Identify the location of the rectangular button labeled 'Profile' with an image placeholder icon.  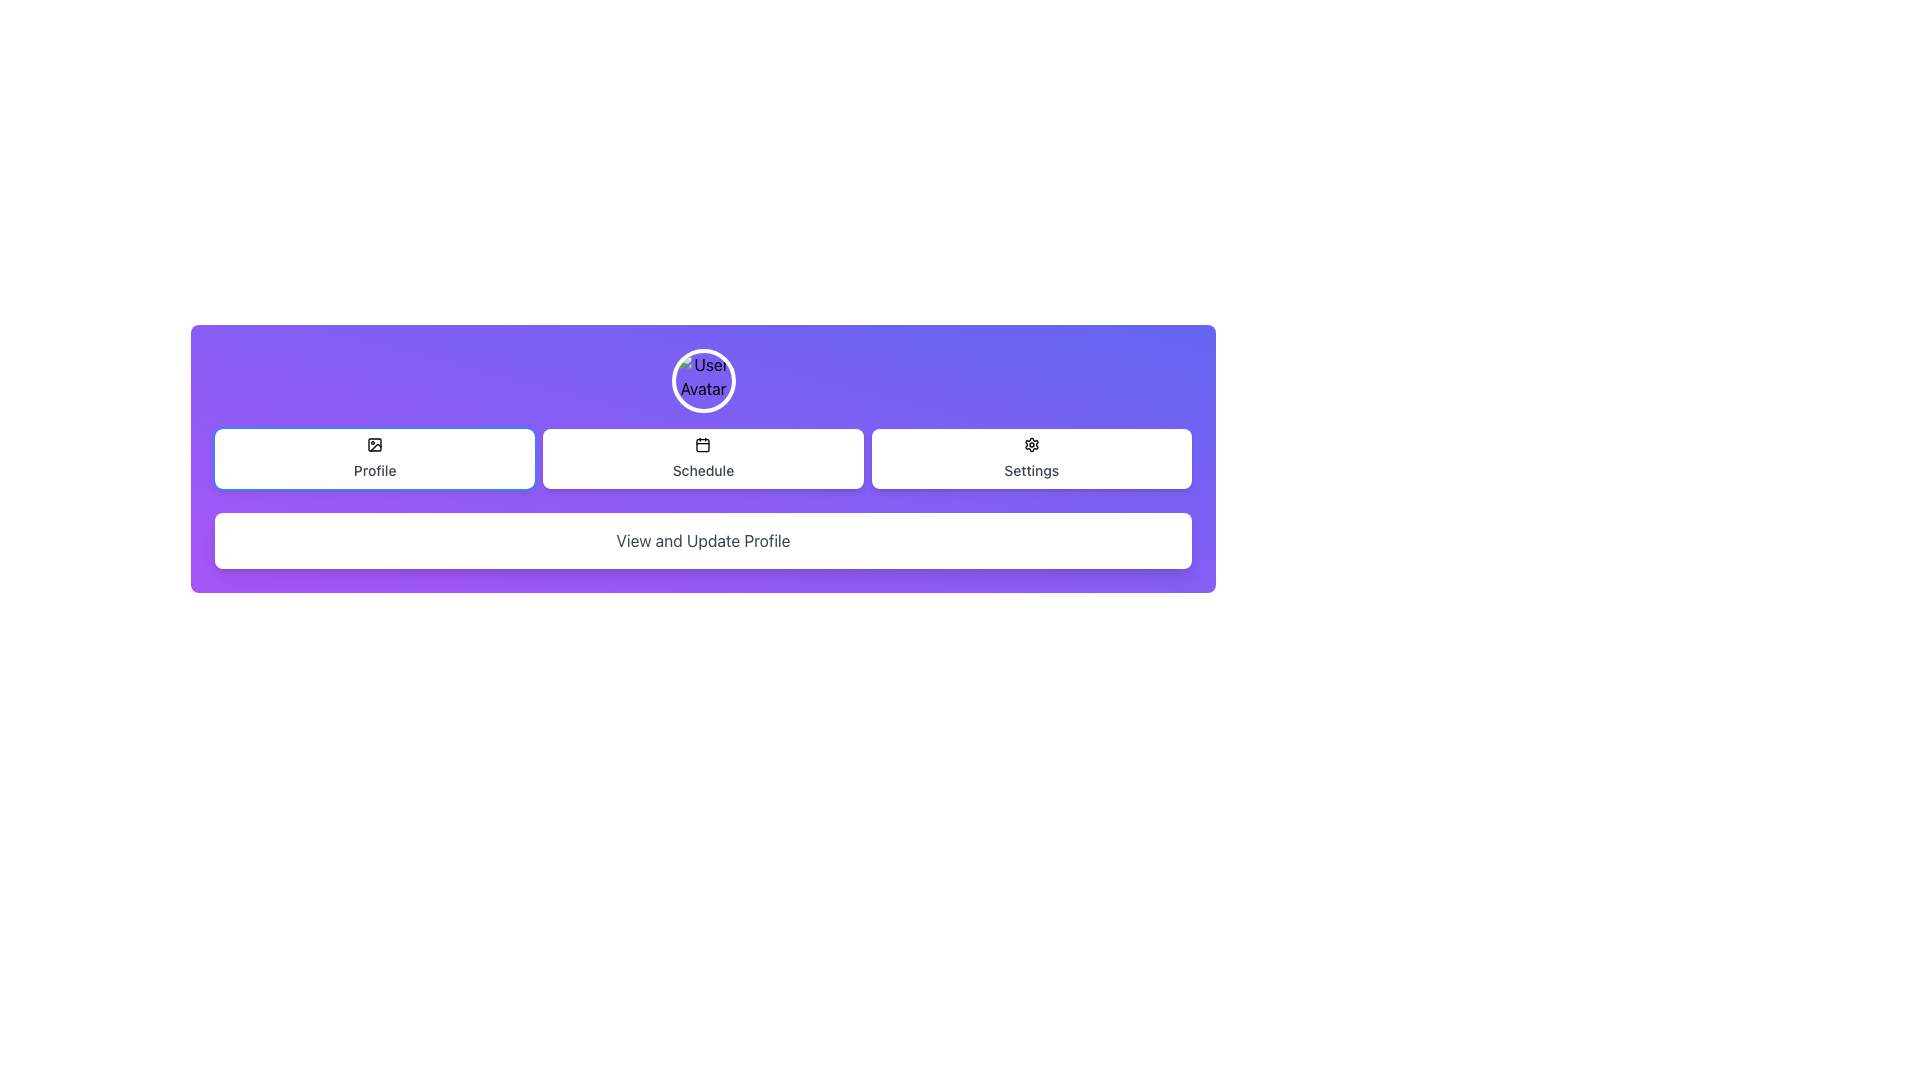
(375, 459).